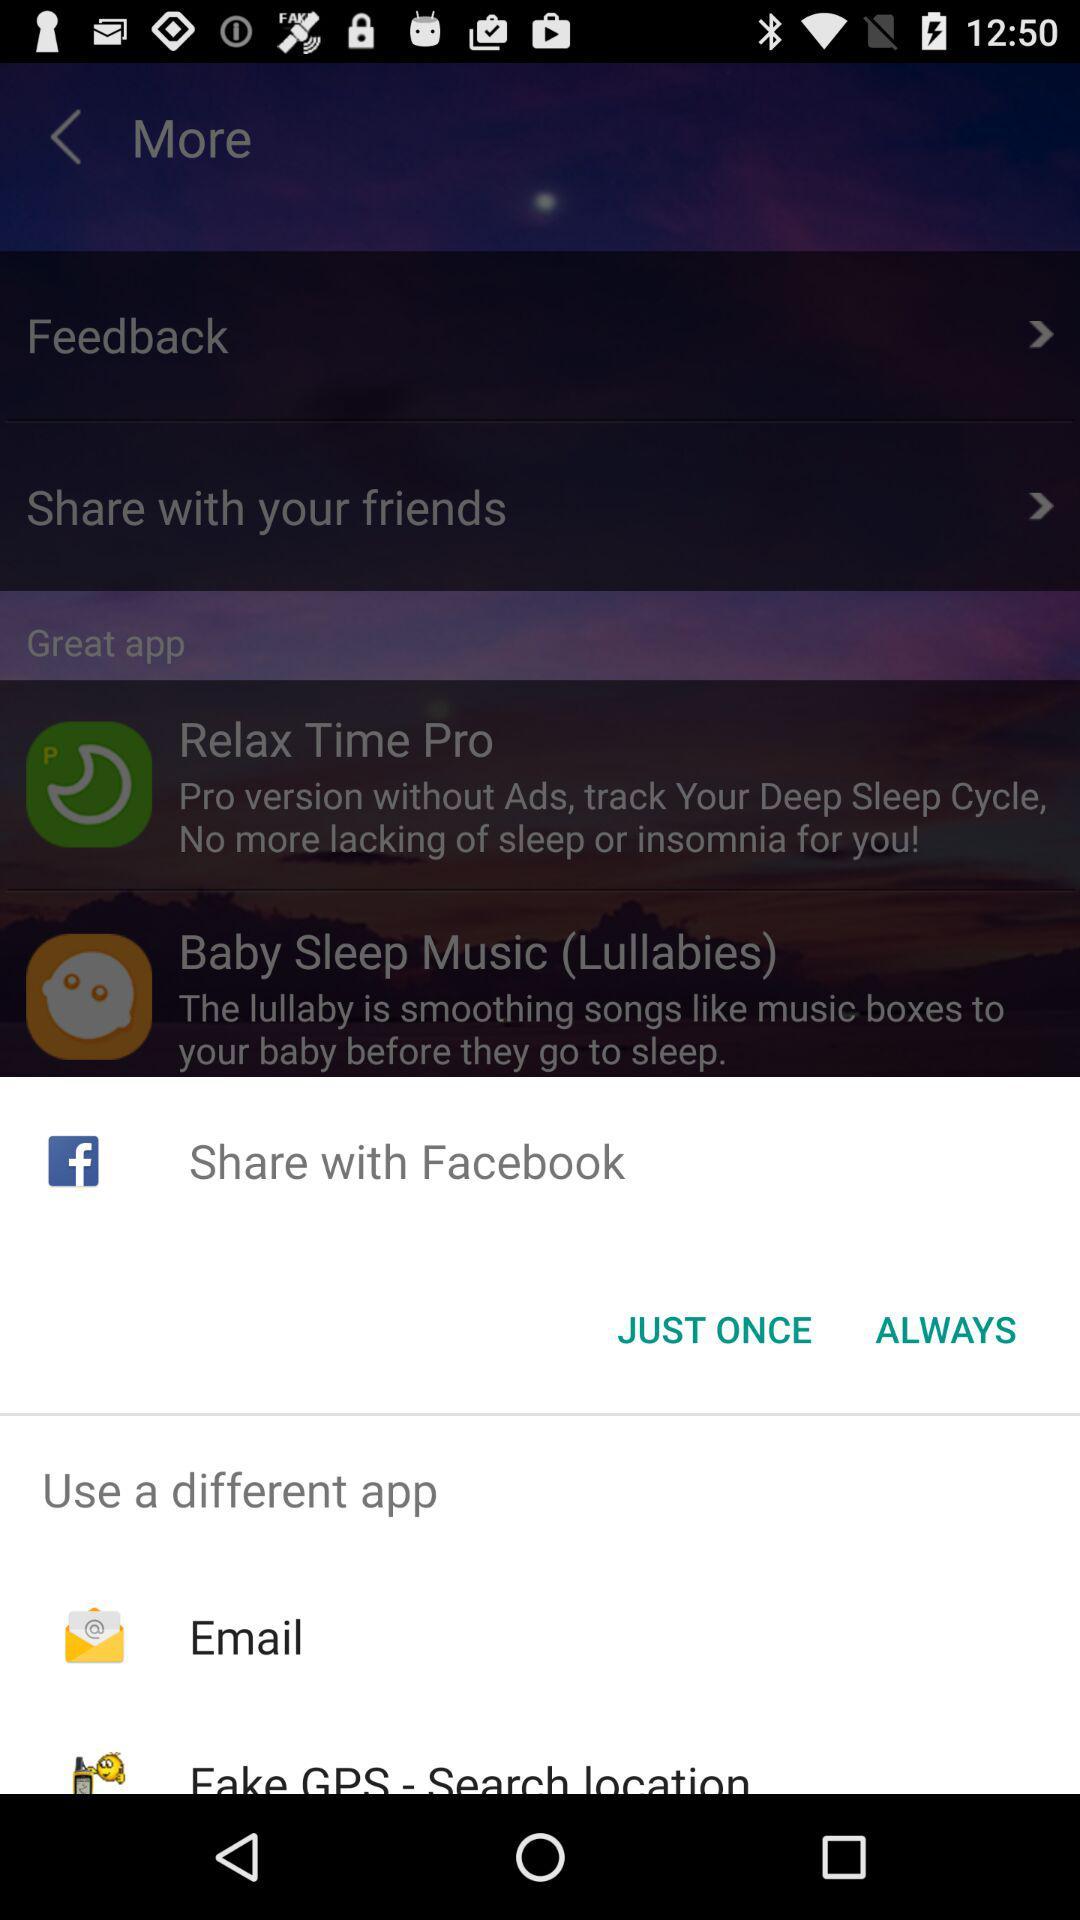 This screenshot has width=1080, height=1920. What do you see at coordinates (945, 1329) in the screenshot?
I see `the always icon` at bounding box center [945, 1329].